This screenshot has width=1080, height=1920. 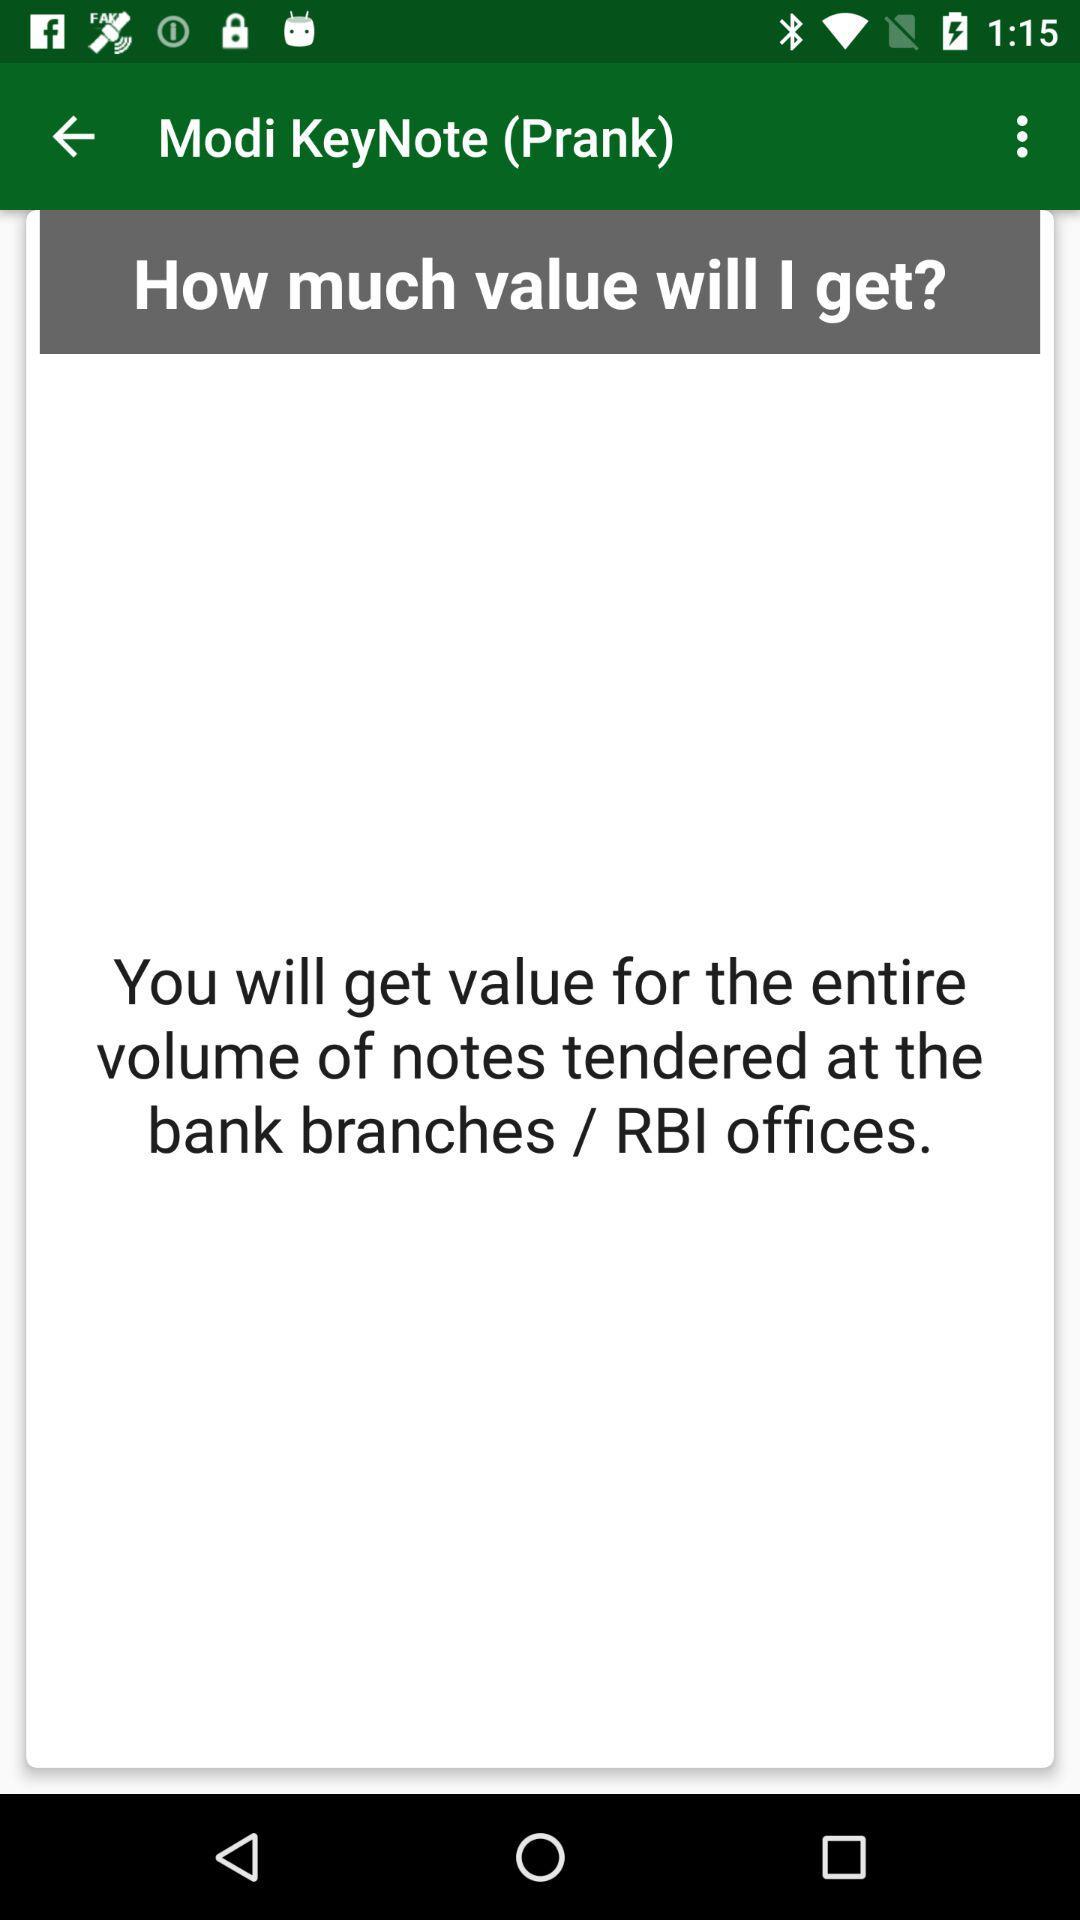 I want to click on the app next to the modi keynote (prank) icon, so click(x=72, y=135).